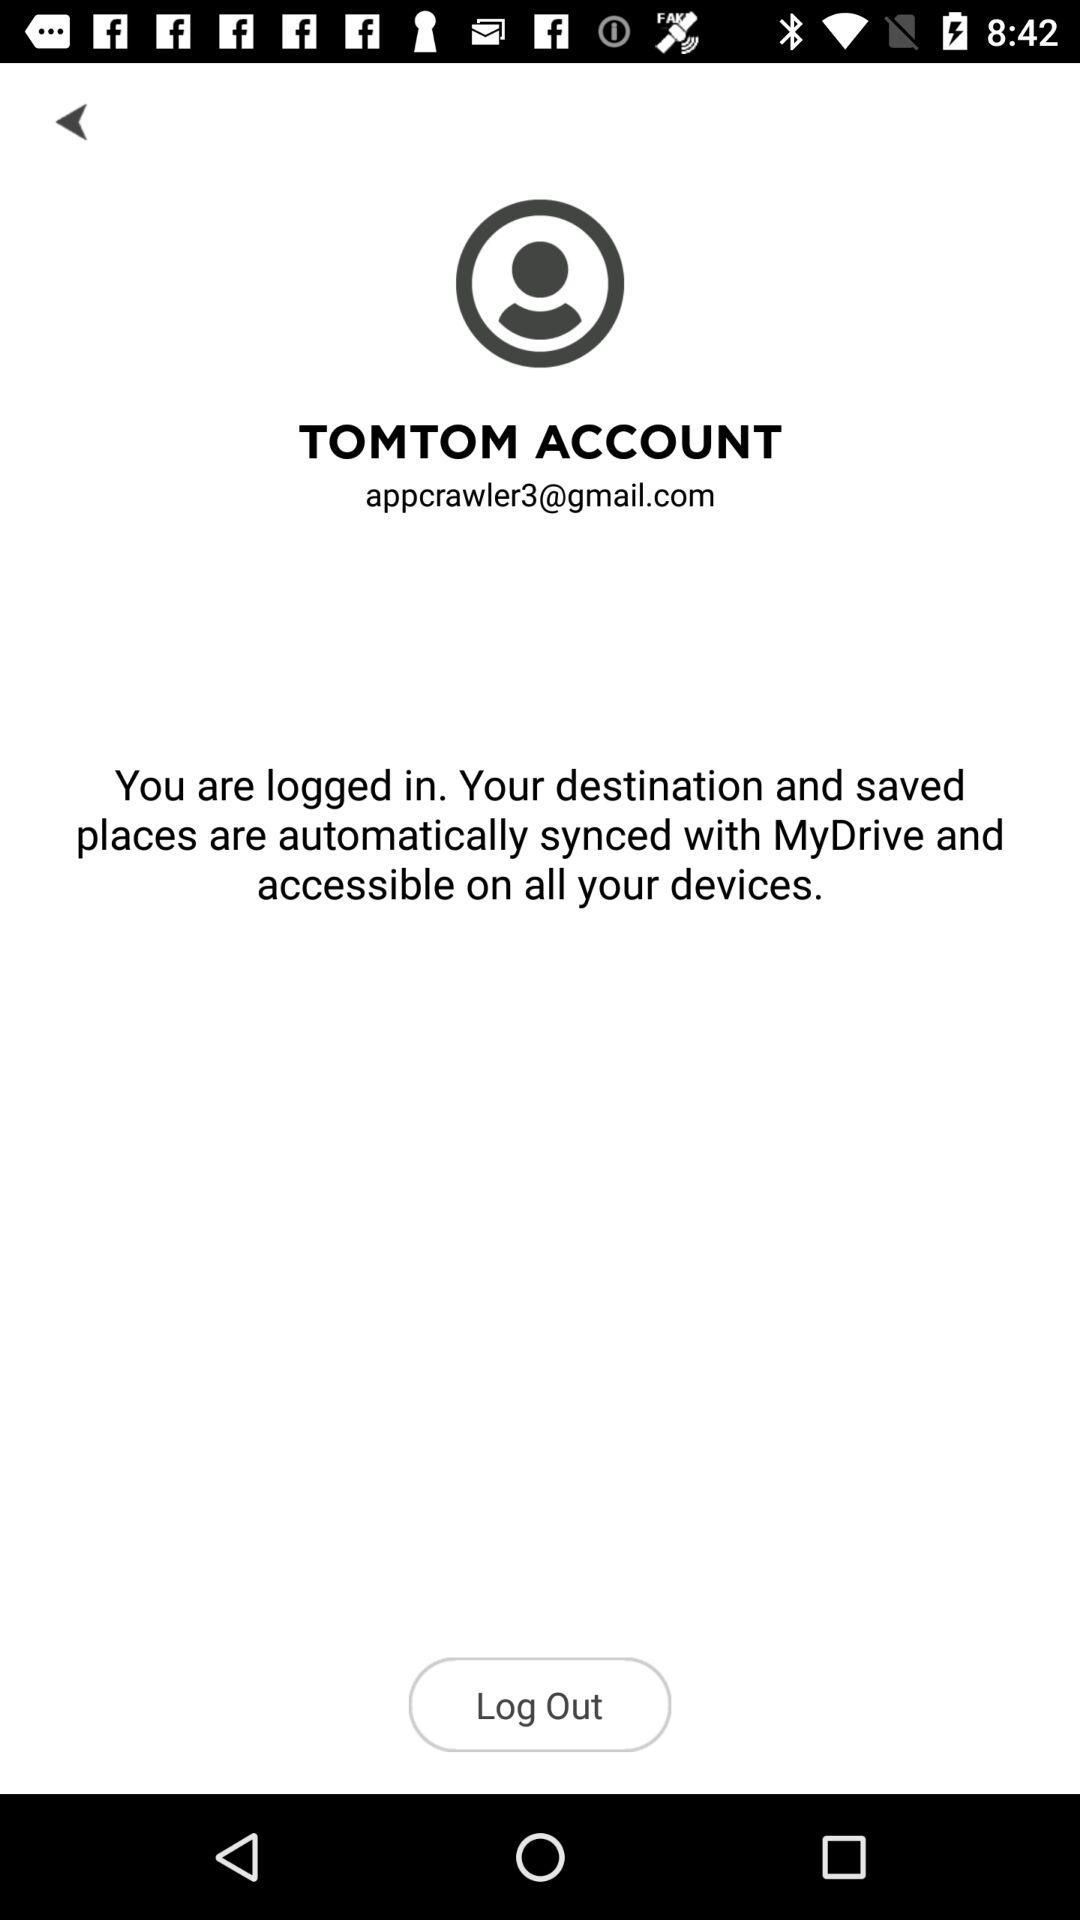 The height and width of the screenshot is (1920, 1080). I want to click on goto previous screen, so click(72, 119).